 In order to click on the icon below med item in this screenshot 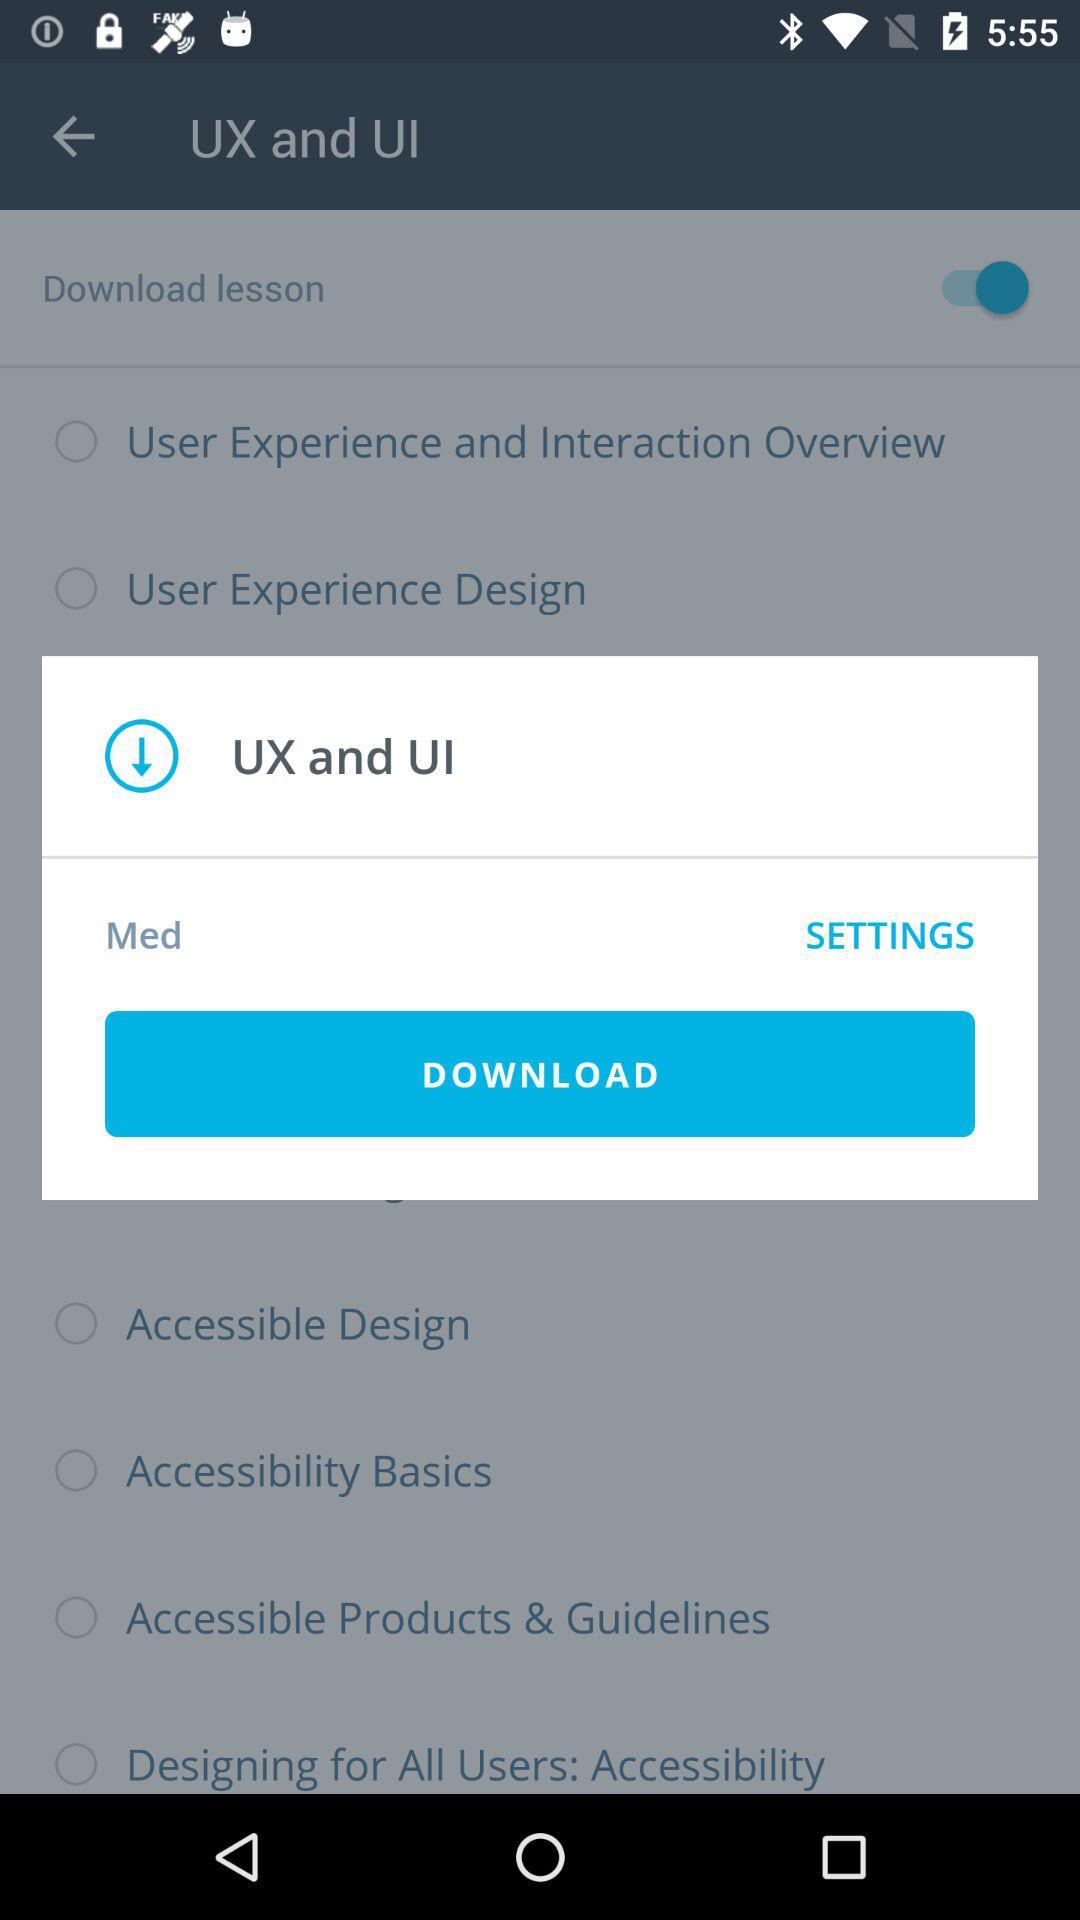, I will do `click(540, 1073)`.